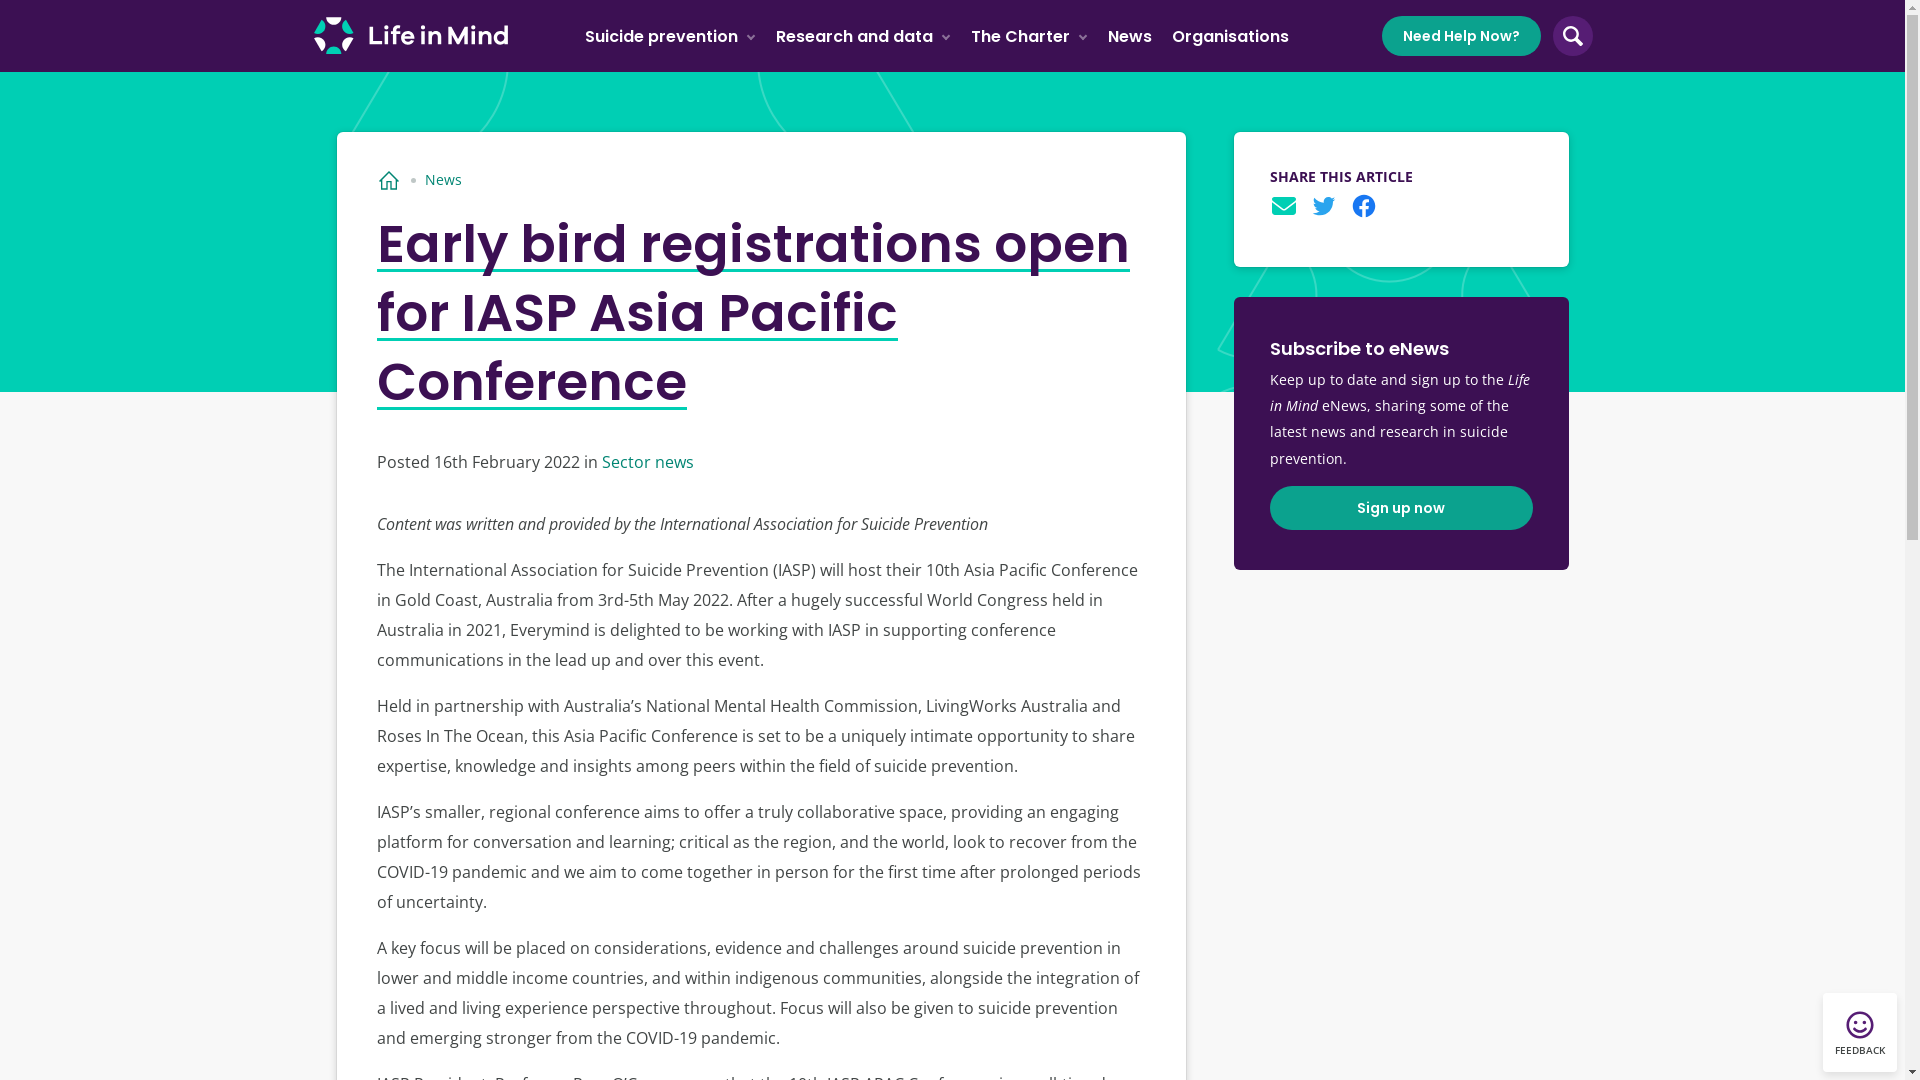 Image resolution: width=1920 pixels, height=1080 pixels. I want to click on 'Email this page to a friend', so click(1283, 205).